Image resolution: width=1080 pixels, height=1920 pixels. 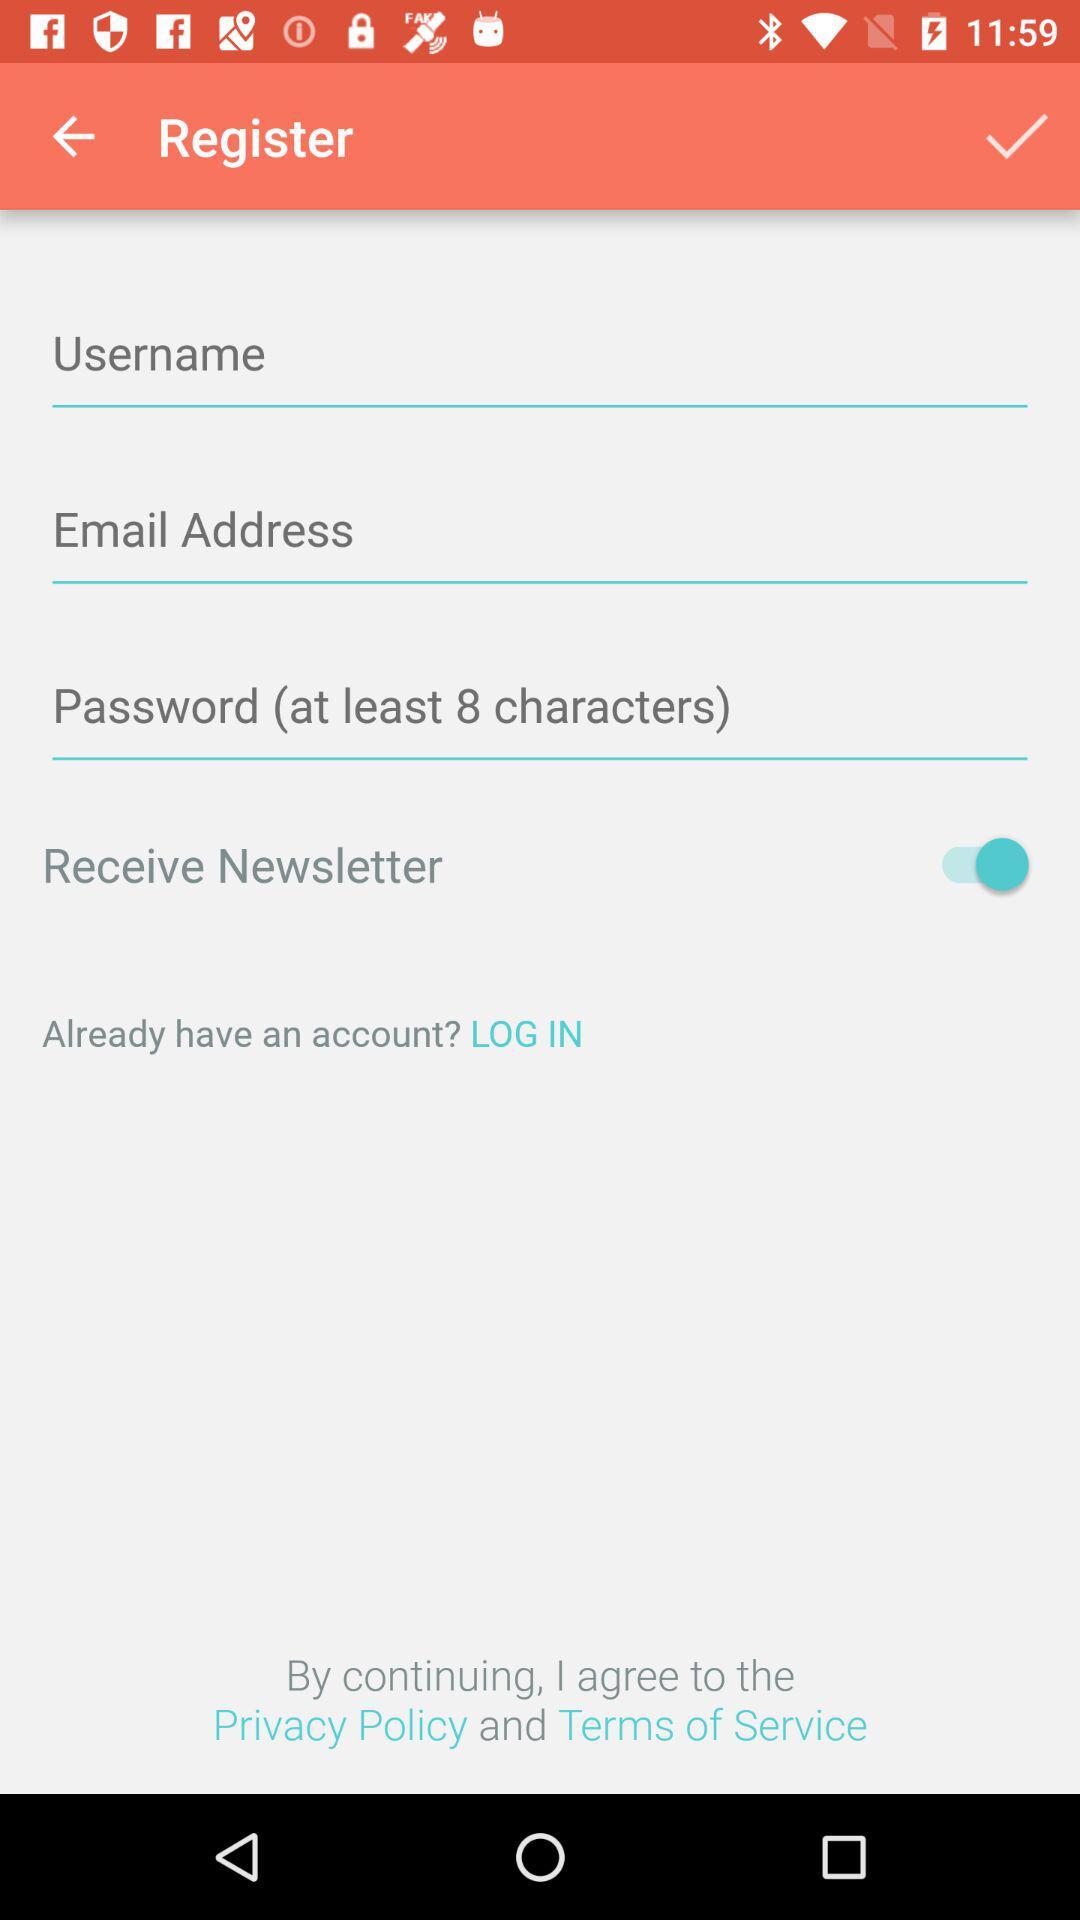 What do you see at coordinates (540, 1697) in the screenshot?
I see `by continuing i item` at bounding box center [540, 1697].